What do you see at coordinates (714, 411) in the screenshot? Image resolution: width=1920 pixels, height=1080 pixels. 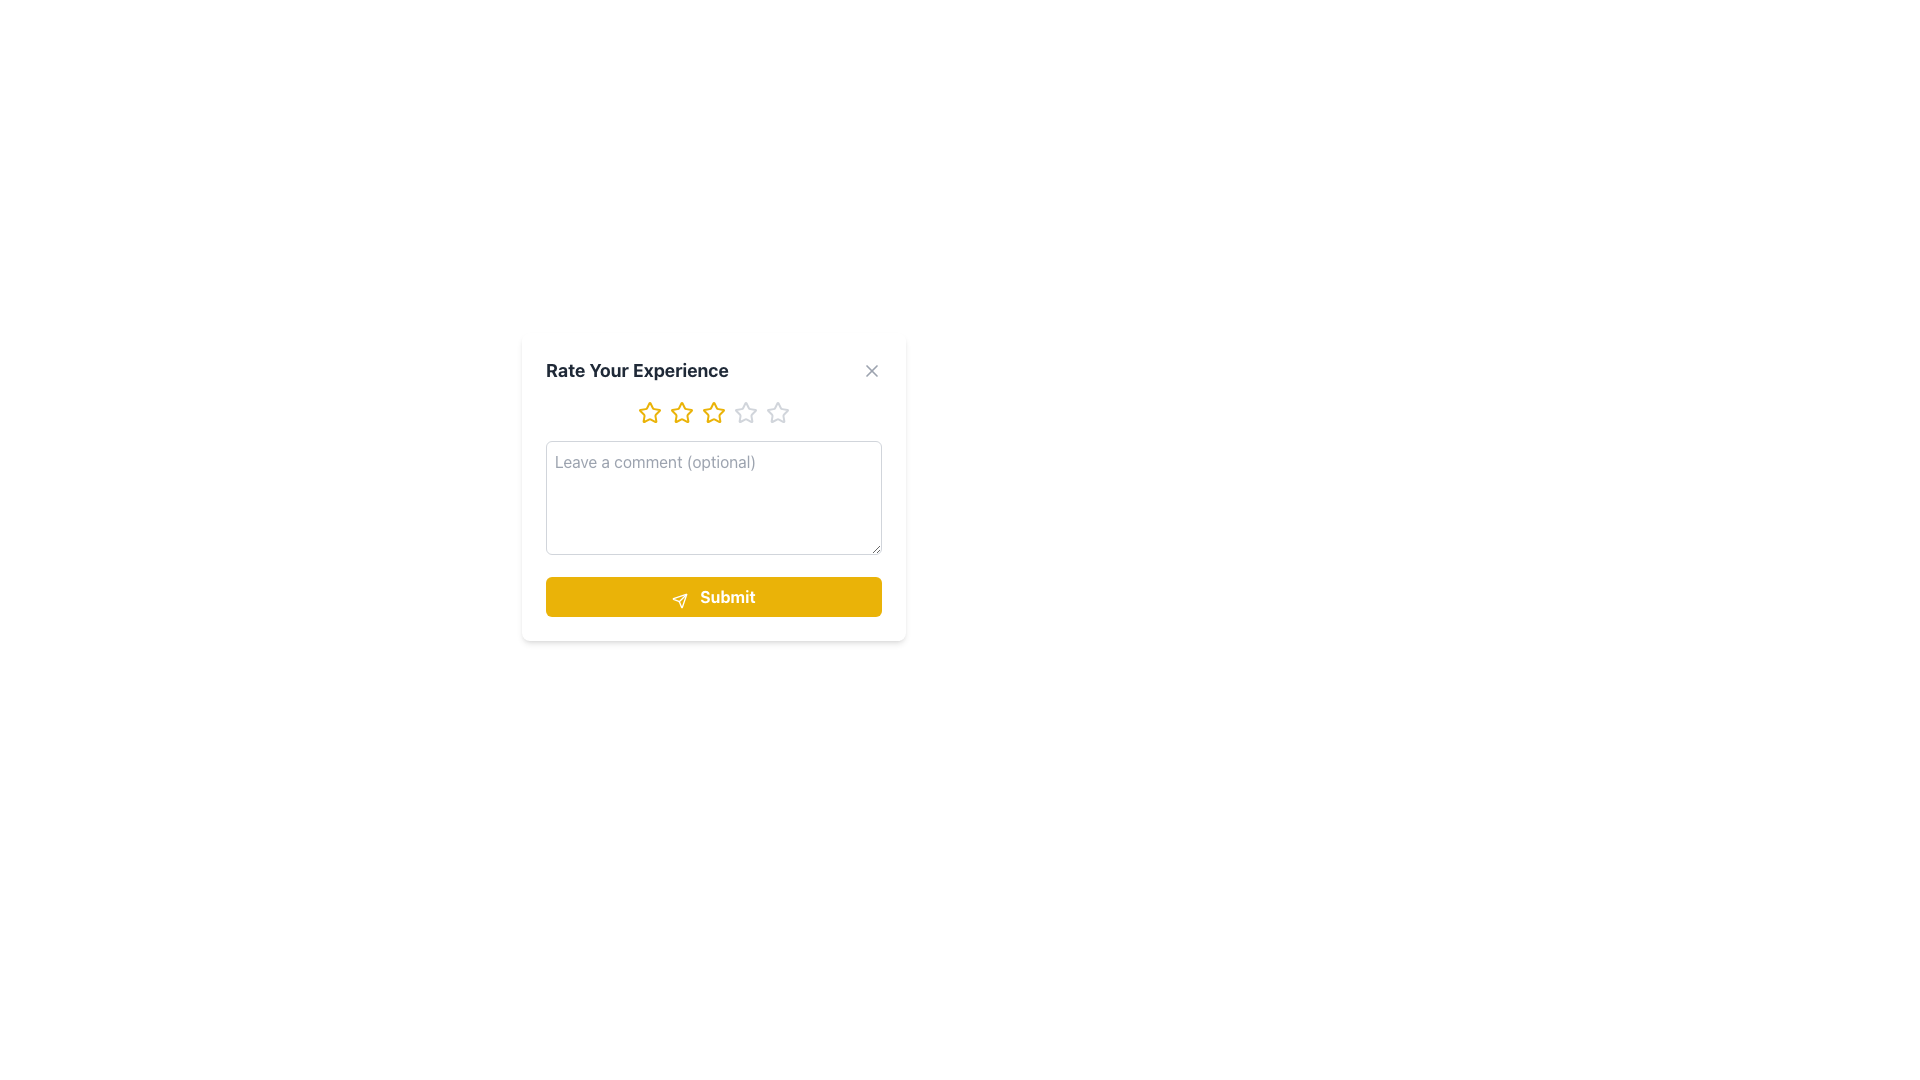 I see `one of the star-shaped icons in the Star Rating Component to set the rating, located near the top center of the modal window below 'Rate Your Experience'` at bounding box center [714, 411].